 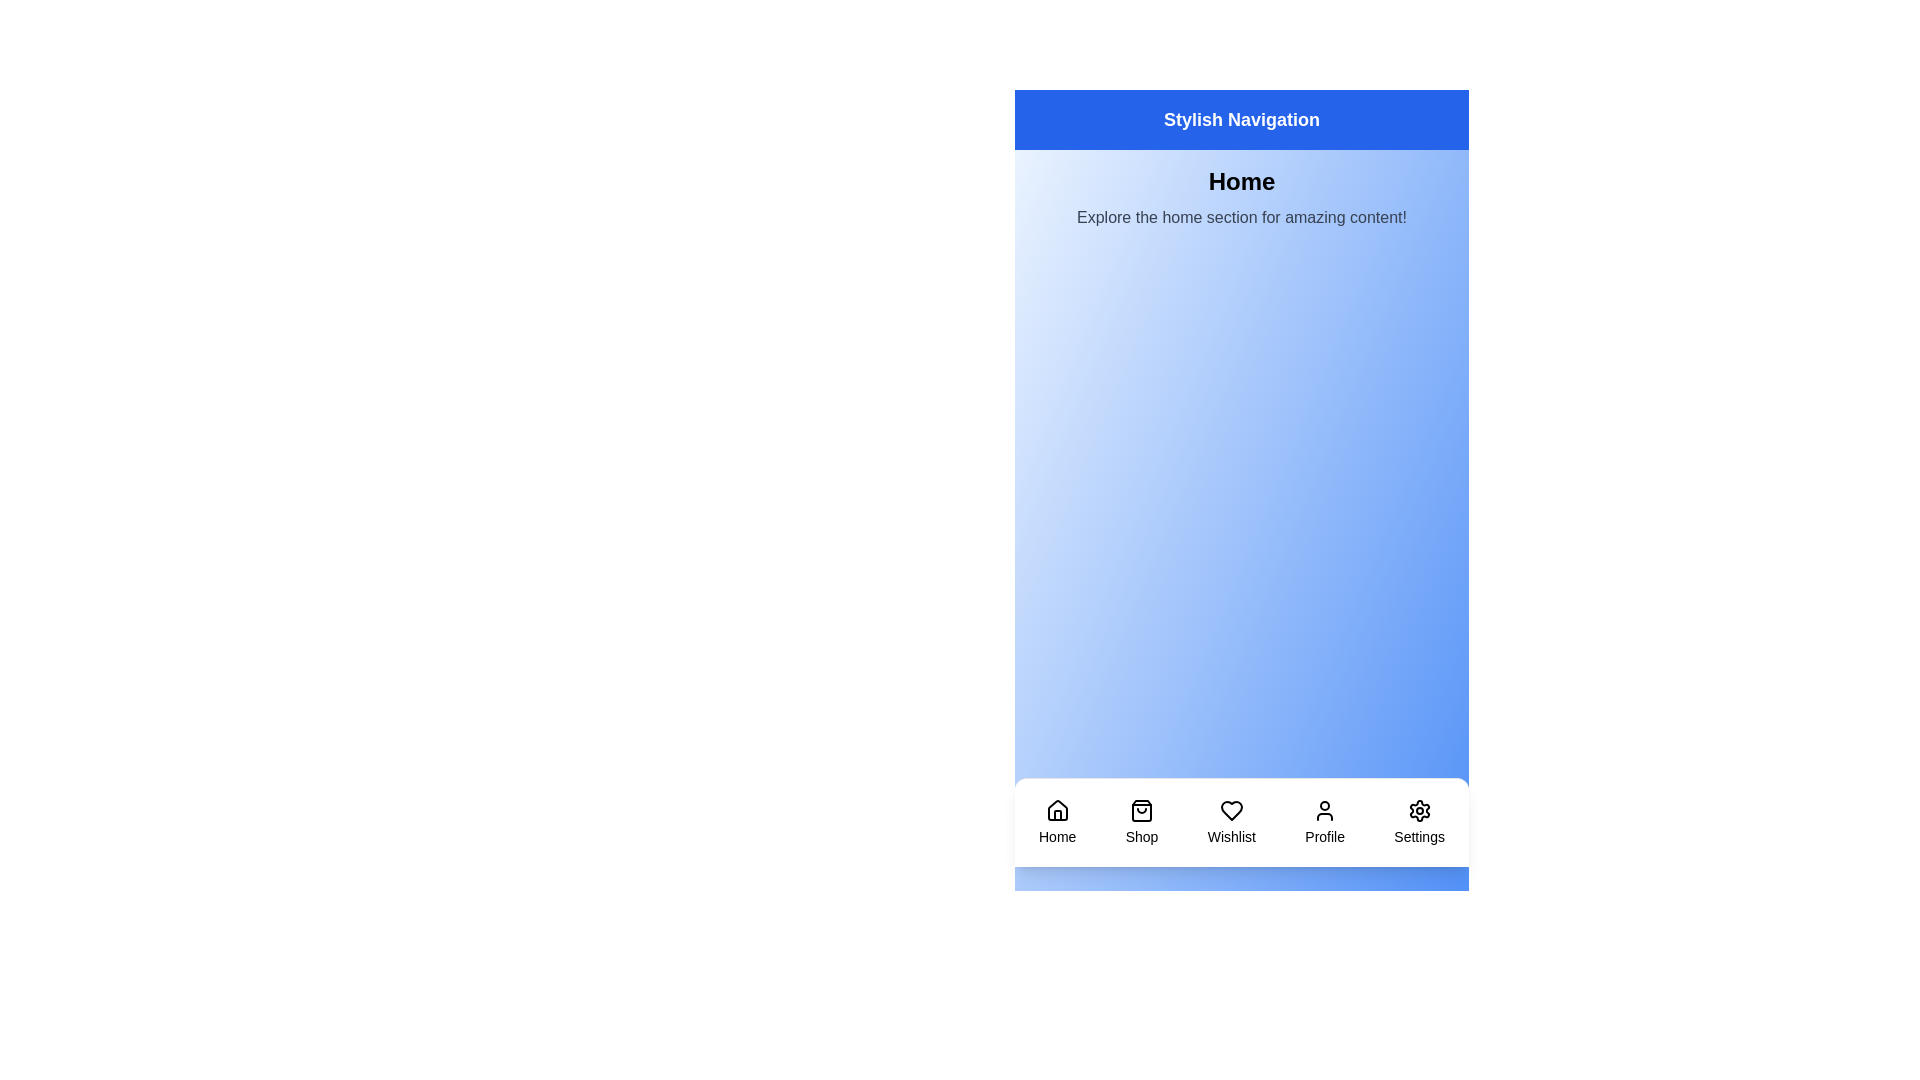 What do you see at coordinates (1142, 822) in the screenshot?
I see `the Shop tab in the bottom navigation bar` at bounding box center [1142, 822].